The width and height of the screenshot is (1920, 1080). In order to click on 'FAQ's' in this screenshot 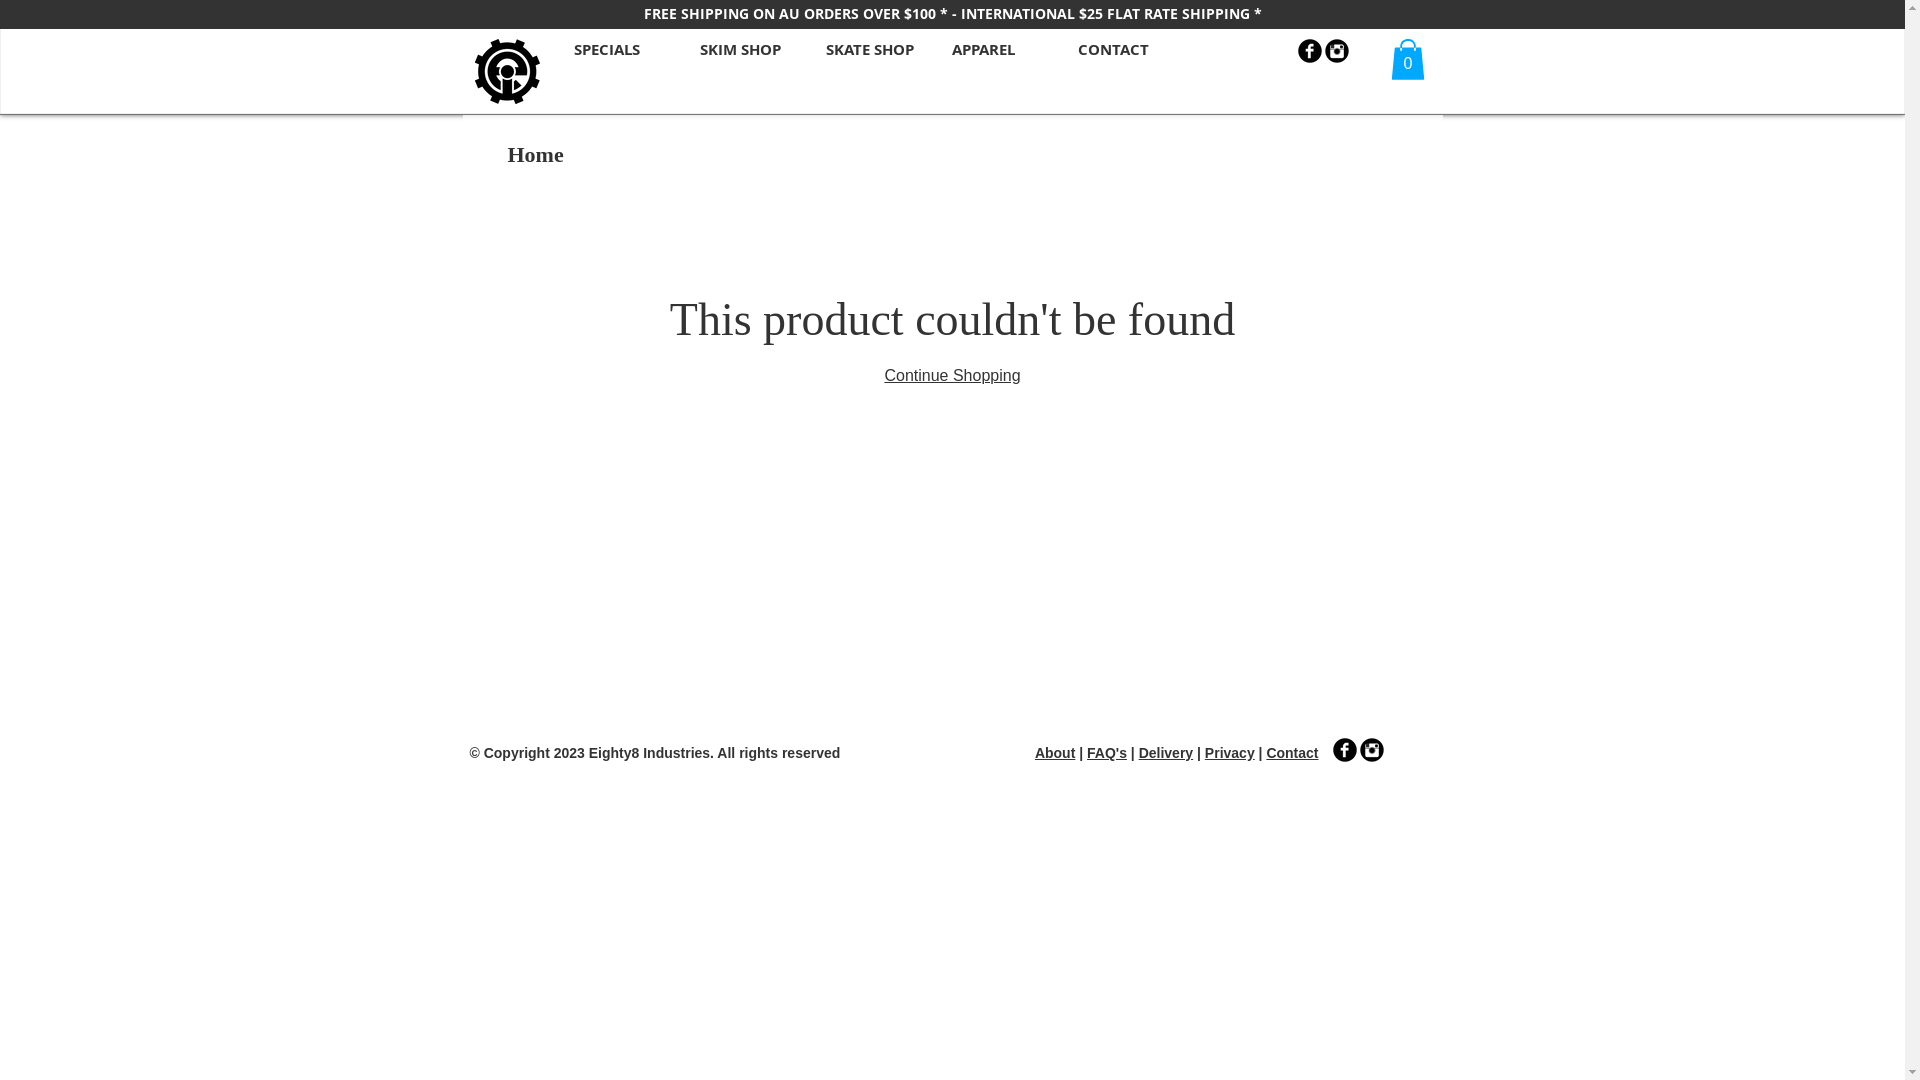, I will do `click(1106, 752)`.